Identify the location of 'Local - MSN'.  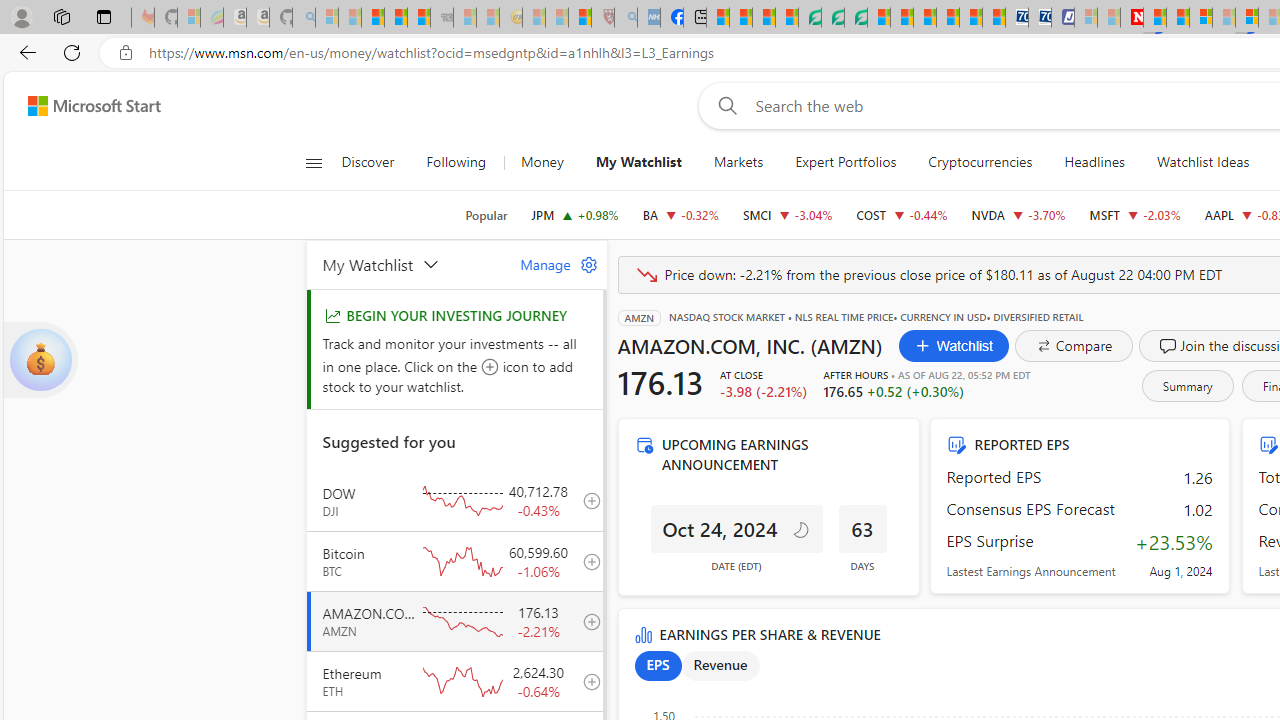
(579, 17).